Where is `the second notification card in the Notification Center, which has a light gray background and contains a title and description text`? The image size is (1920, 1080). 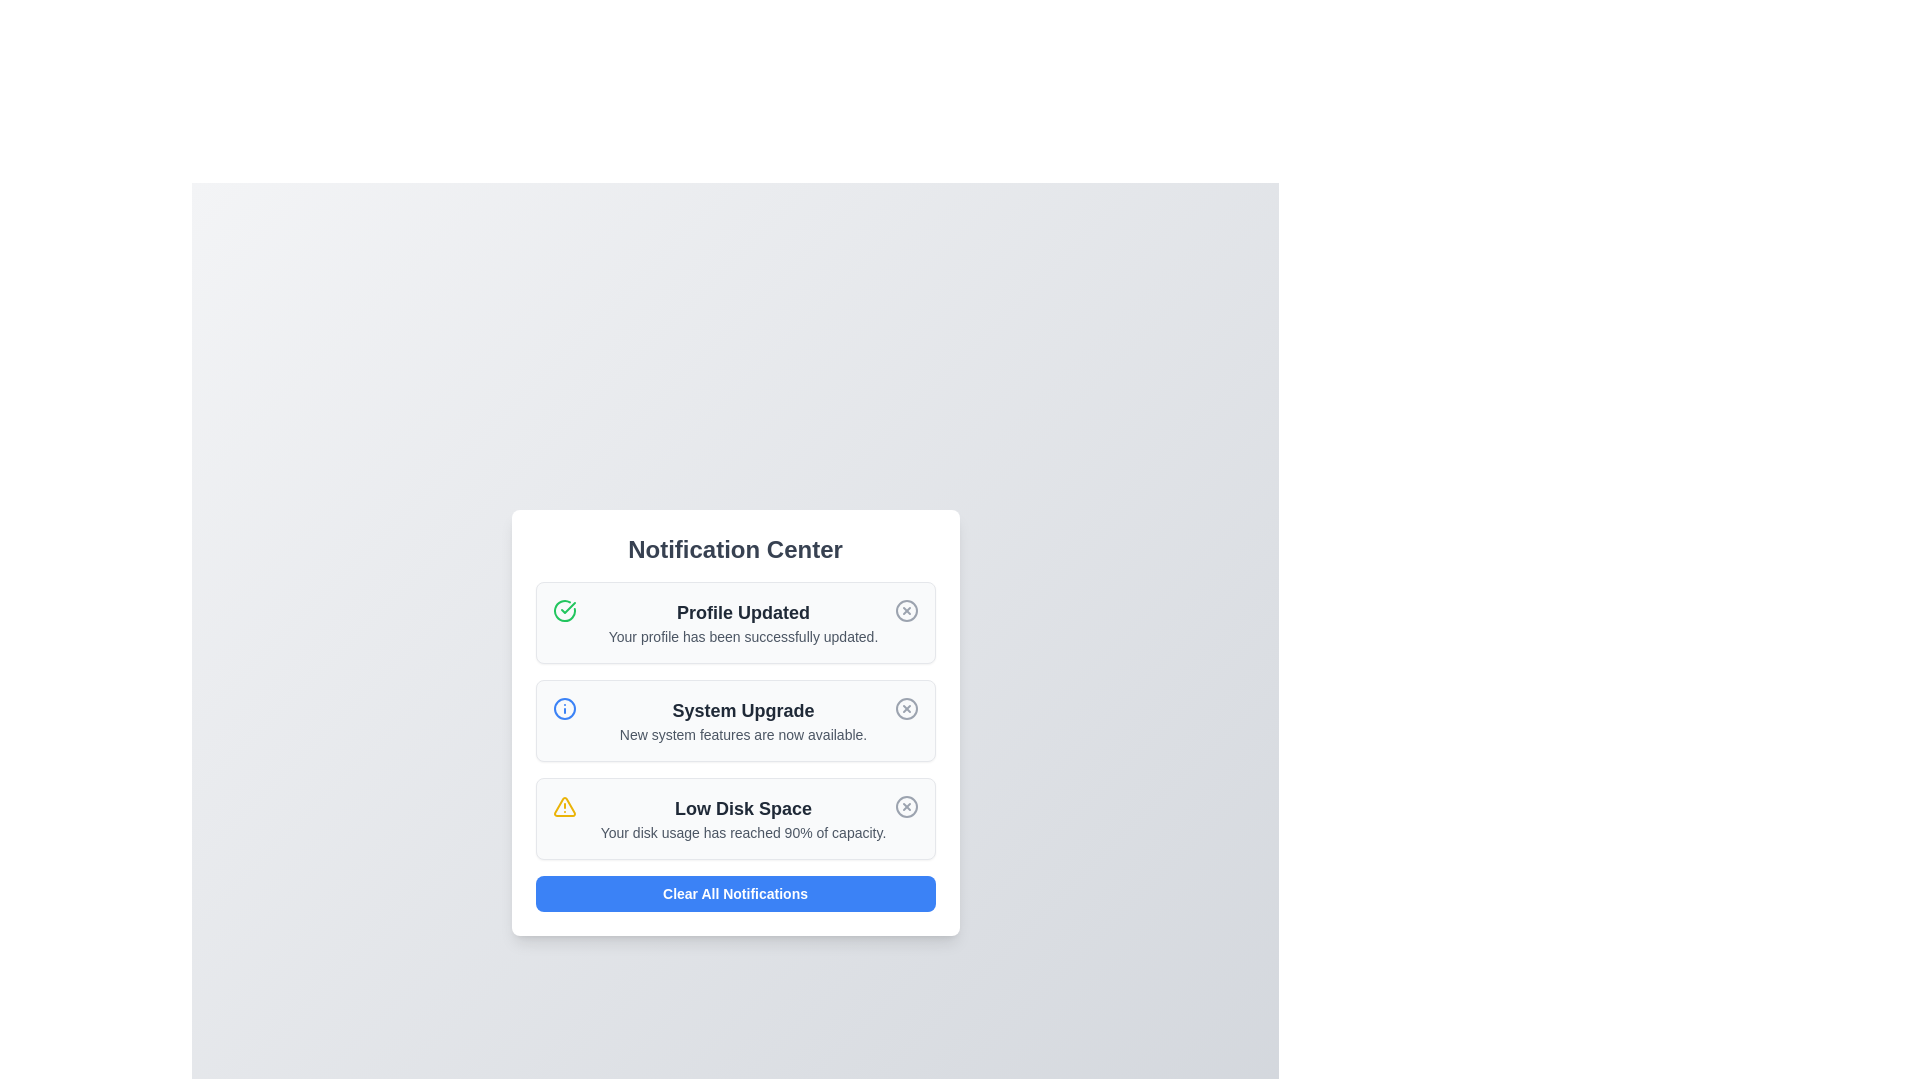 the second notification card in the Notification Center, which has a light gray background and contains a title and description text is located at coordinates (734, 721).